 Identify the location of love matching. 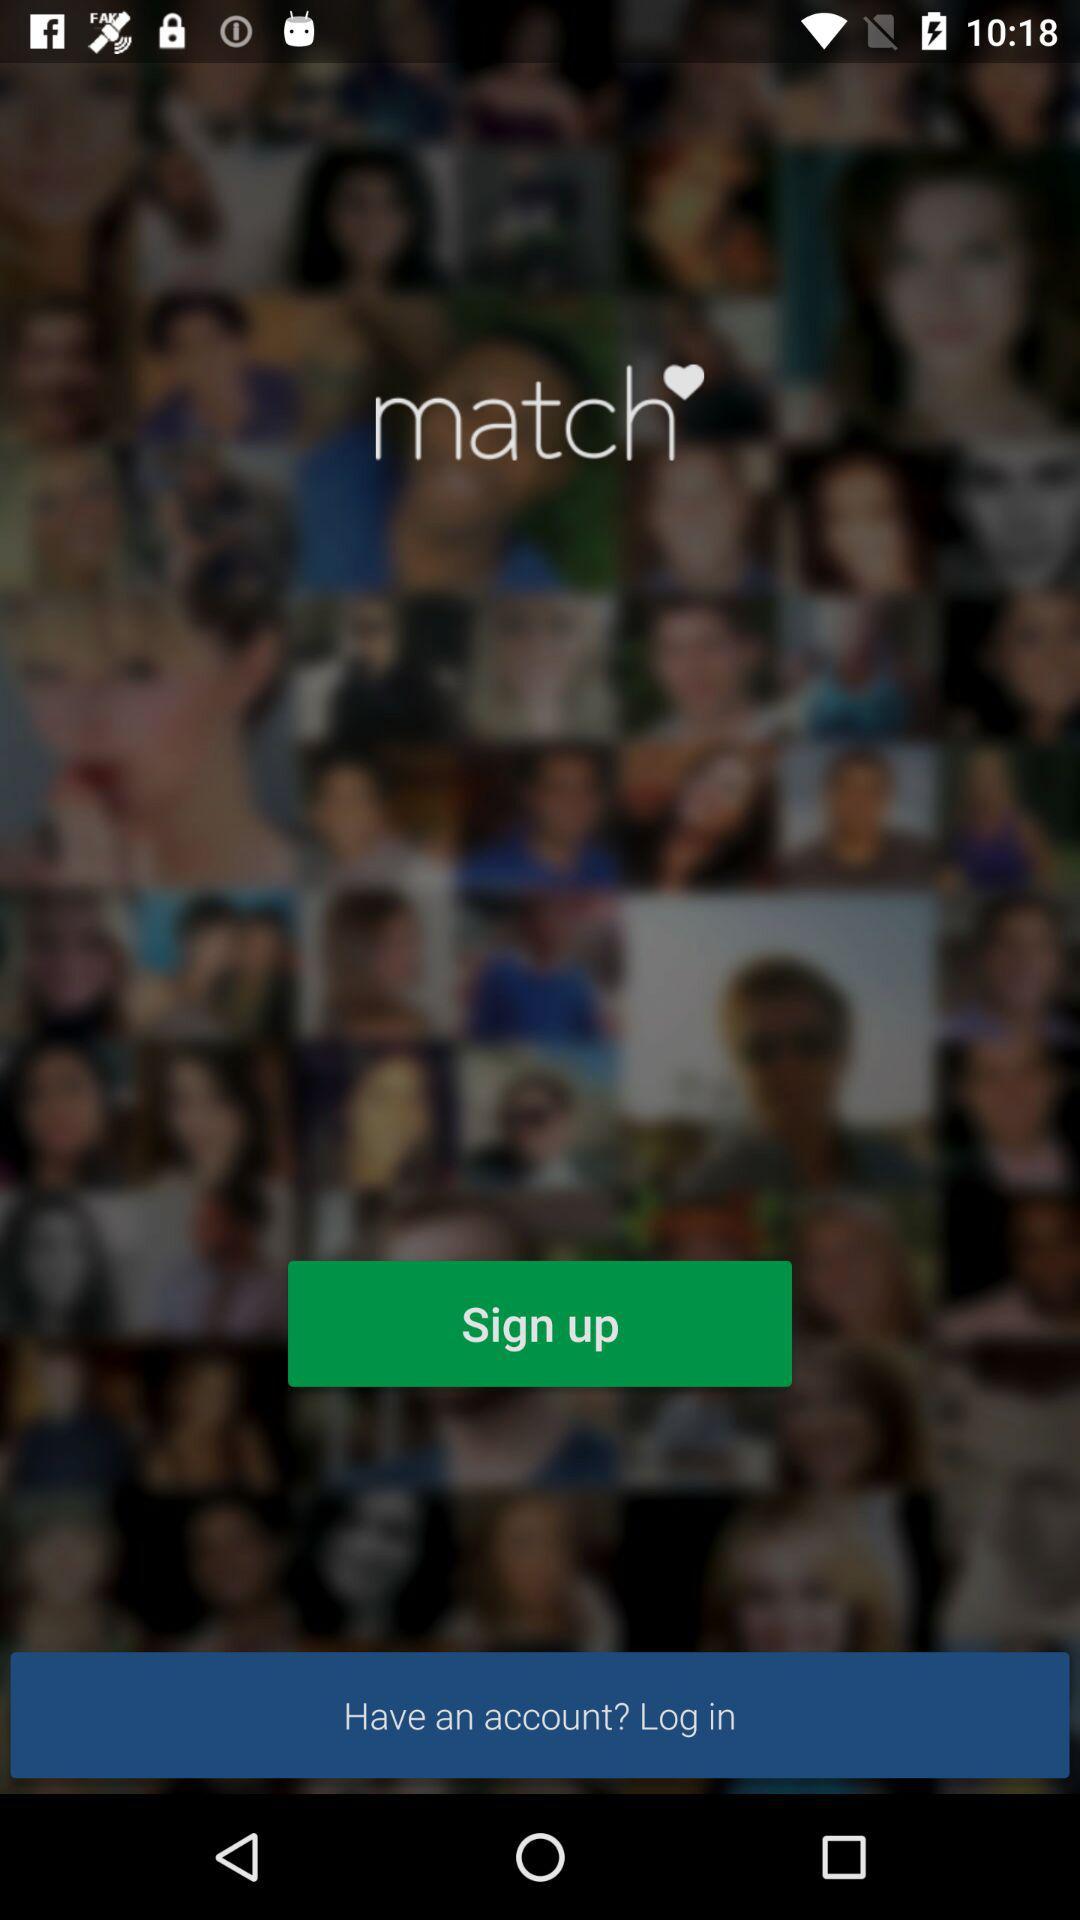
(540, 411).